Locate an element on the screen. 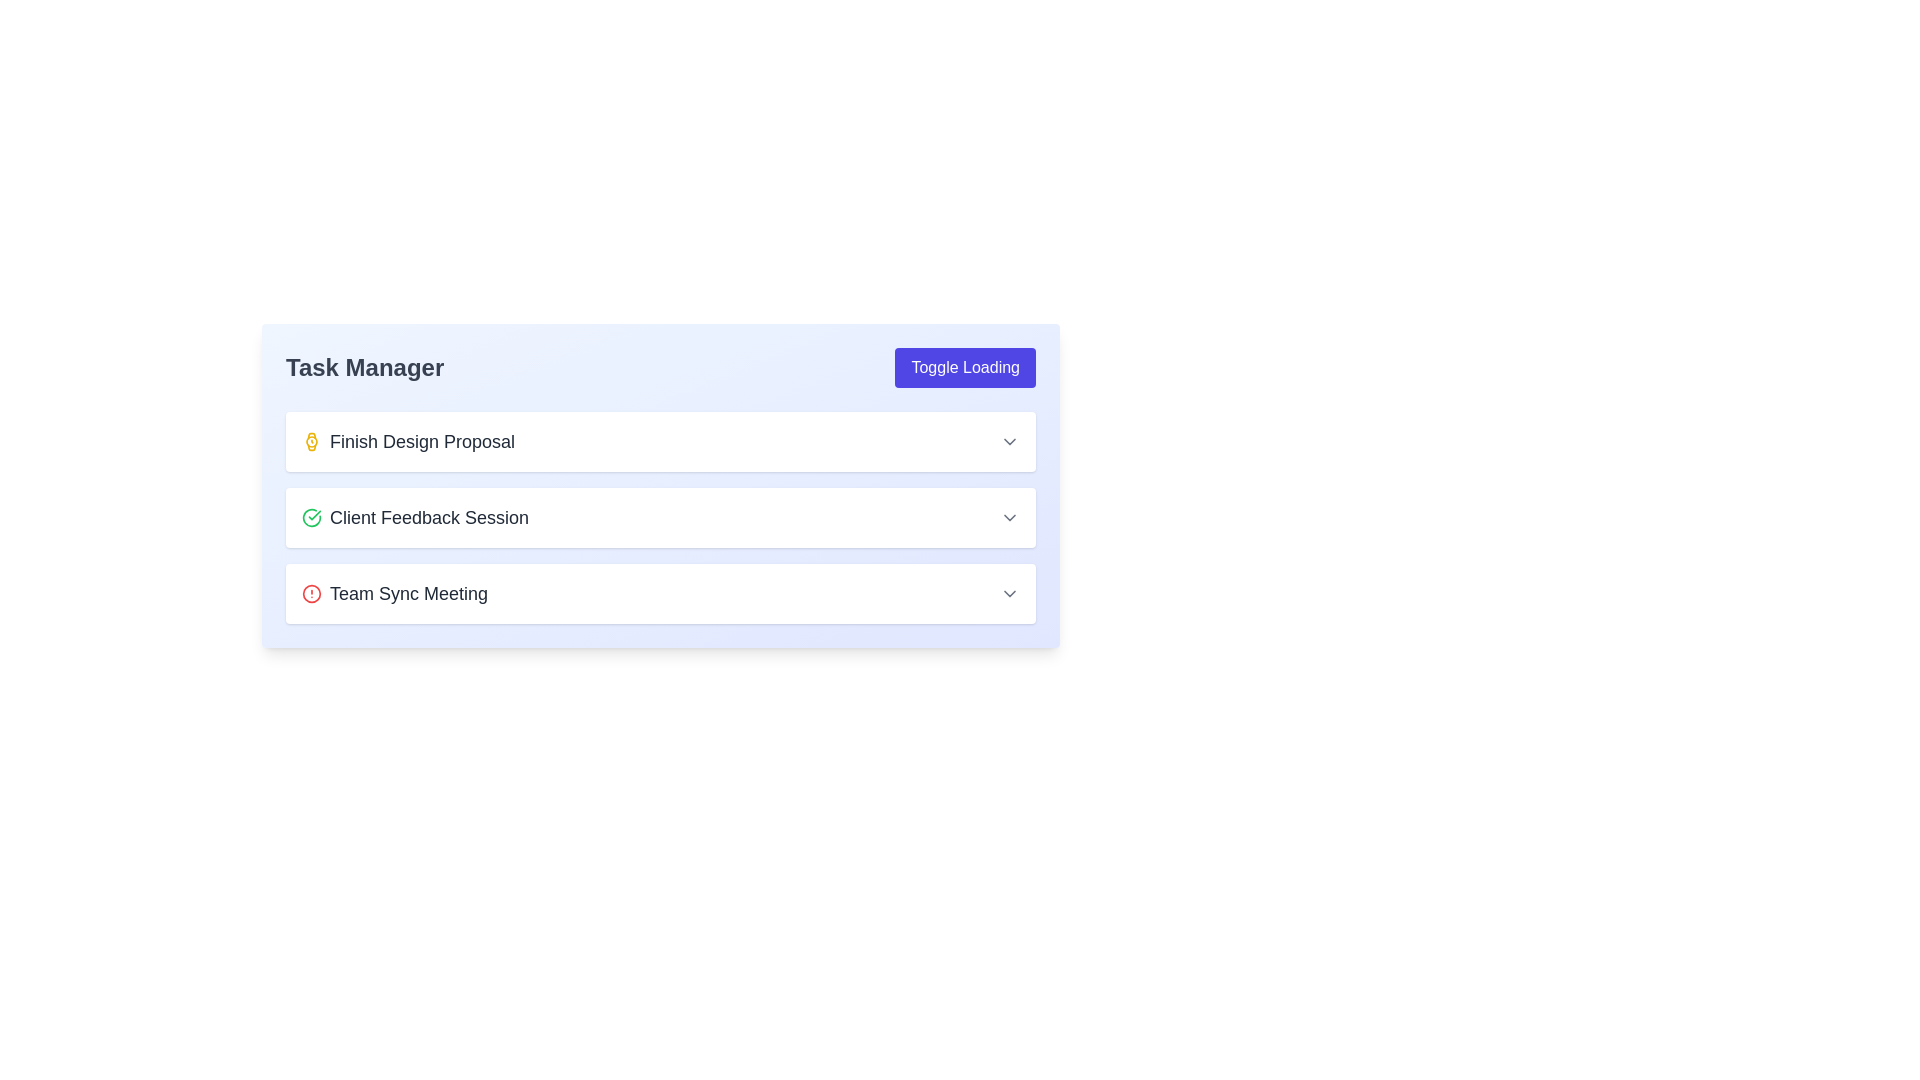 This screenshot has width=1920, height=1080. on the 'Finish Design Proposal' collapsible row in the Task Manager card is located at coordinates (661, 441).